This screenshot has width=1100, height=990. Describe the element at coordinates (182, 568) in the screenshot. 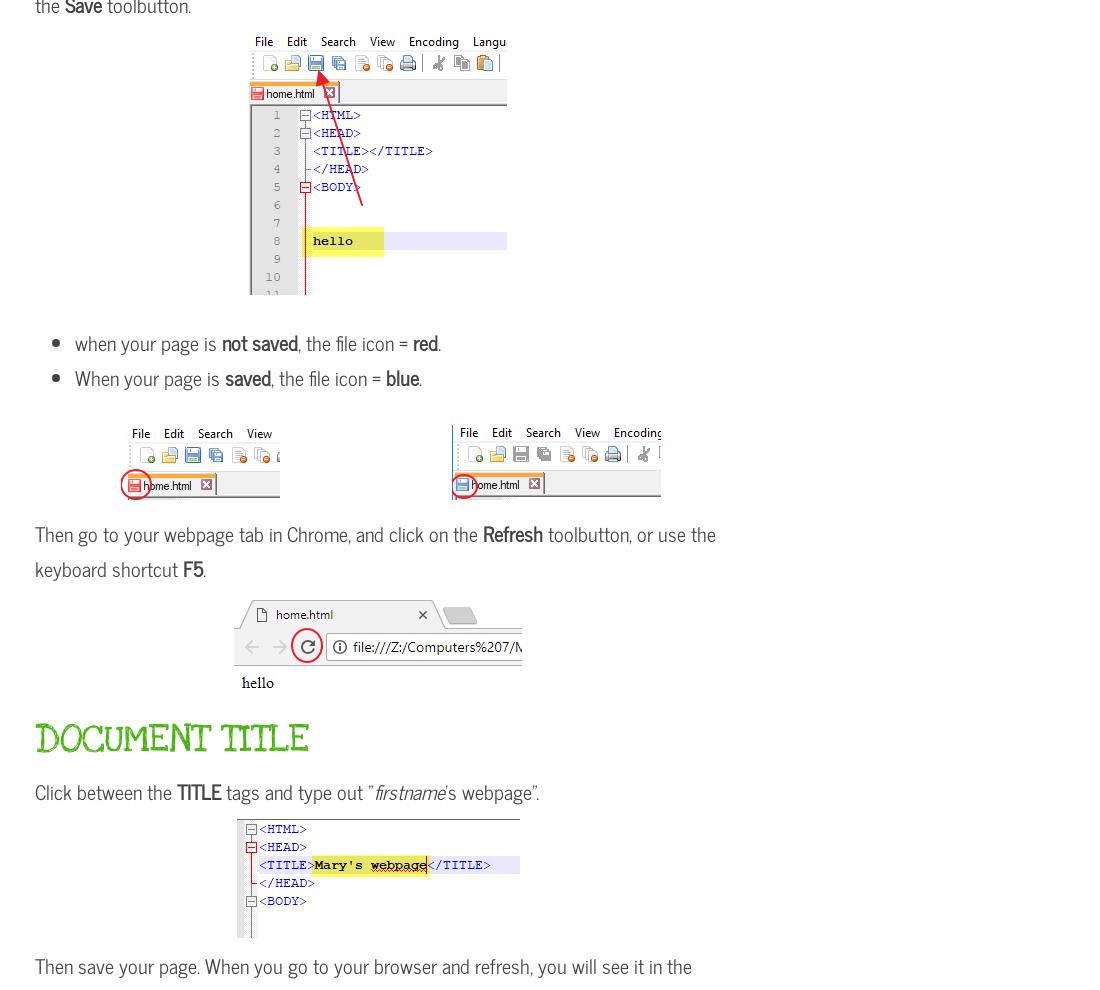

I see `'F5'` at that location.